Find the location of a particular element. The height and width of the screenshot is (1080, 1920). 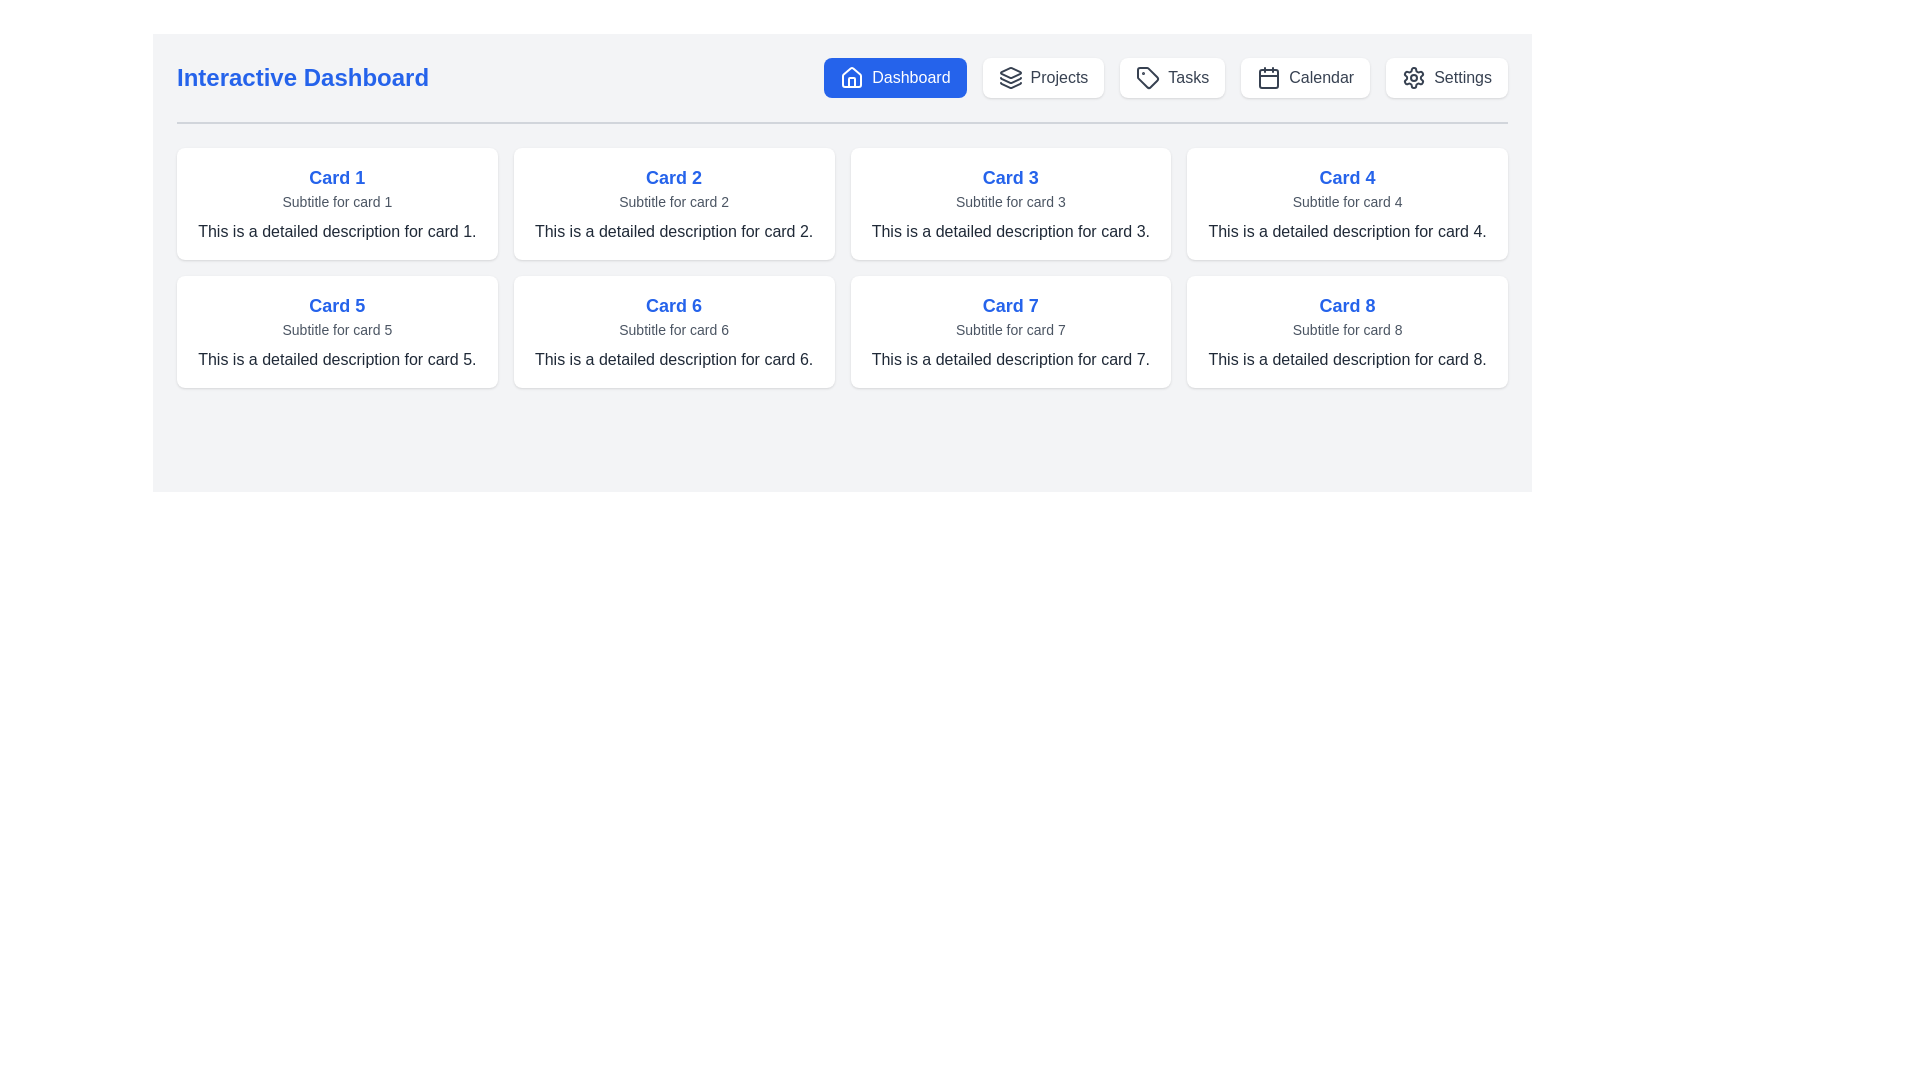

the rectangular card with a white background that contains the title 'Card 7', located in the 3rd row and 3rd column of a grid layout is located at coordinates (1010, 330).